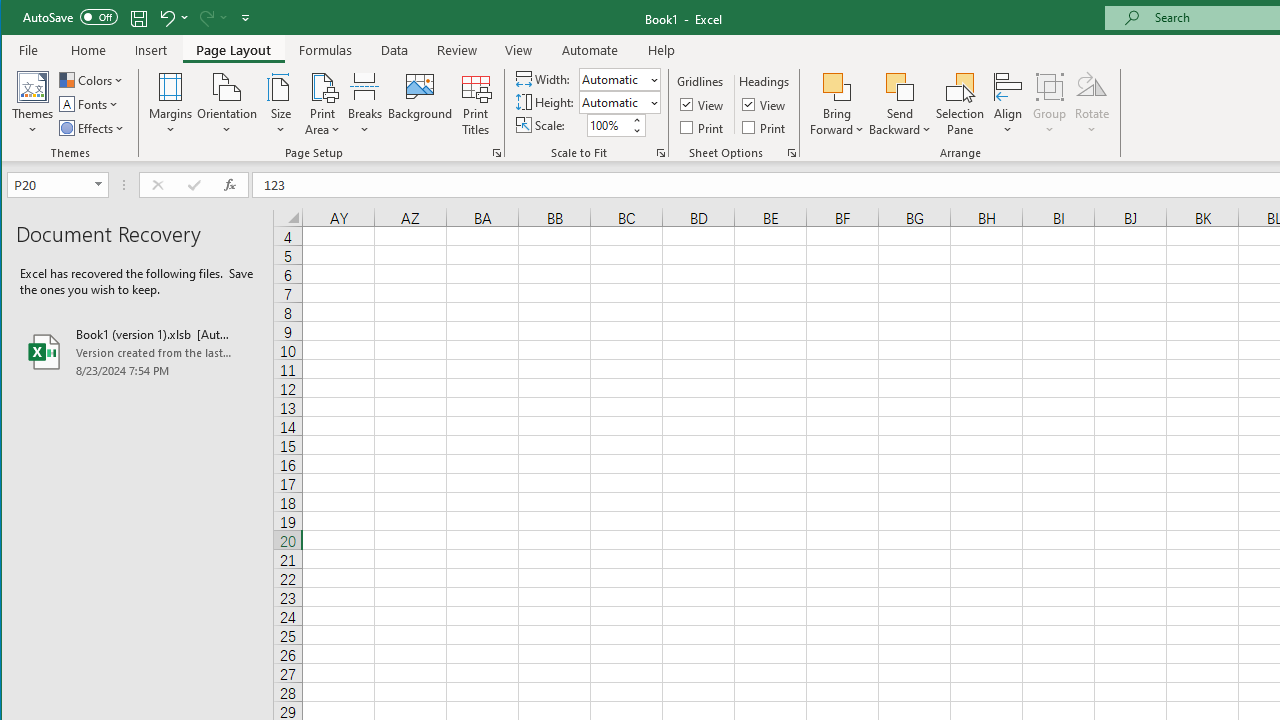 Image resolution: width=1280 pixels, height=720 pixels. I want to click on 'View', so click(519, 49).